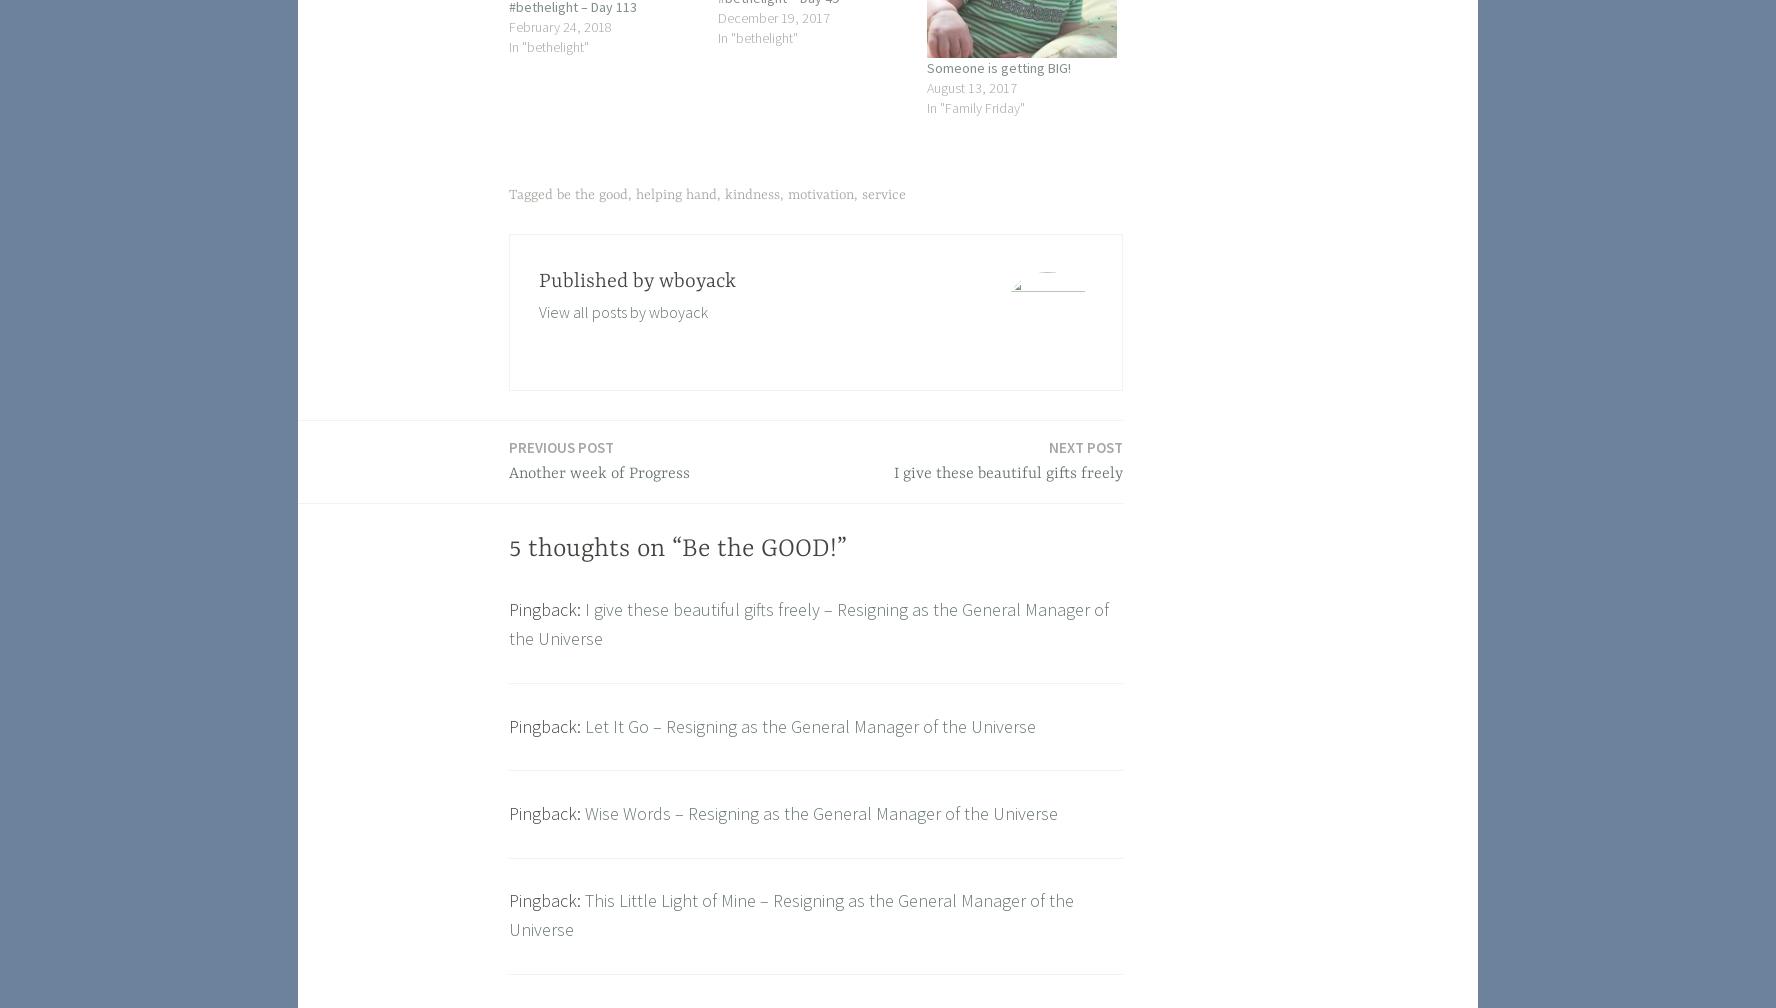 The width and height of the screenshot is (1776, 1008). I want to click on 'This Little Light of Mine – Resigning as the General Manager of the Universe', so click(790, 914).